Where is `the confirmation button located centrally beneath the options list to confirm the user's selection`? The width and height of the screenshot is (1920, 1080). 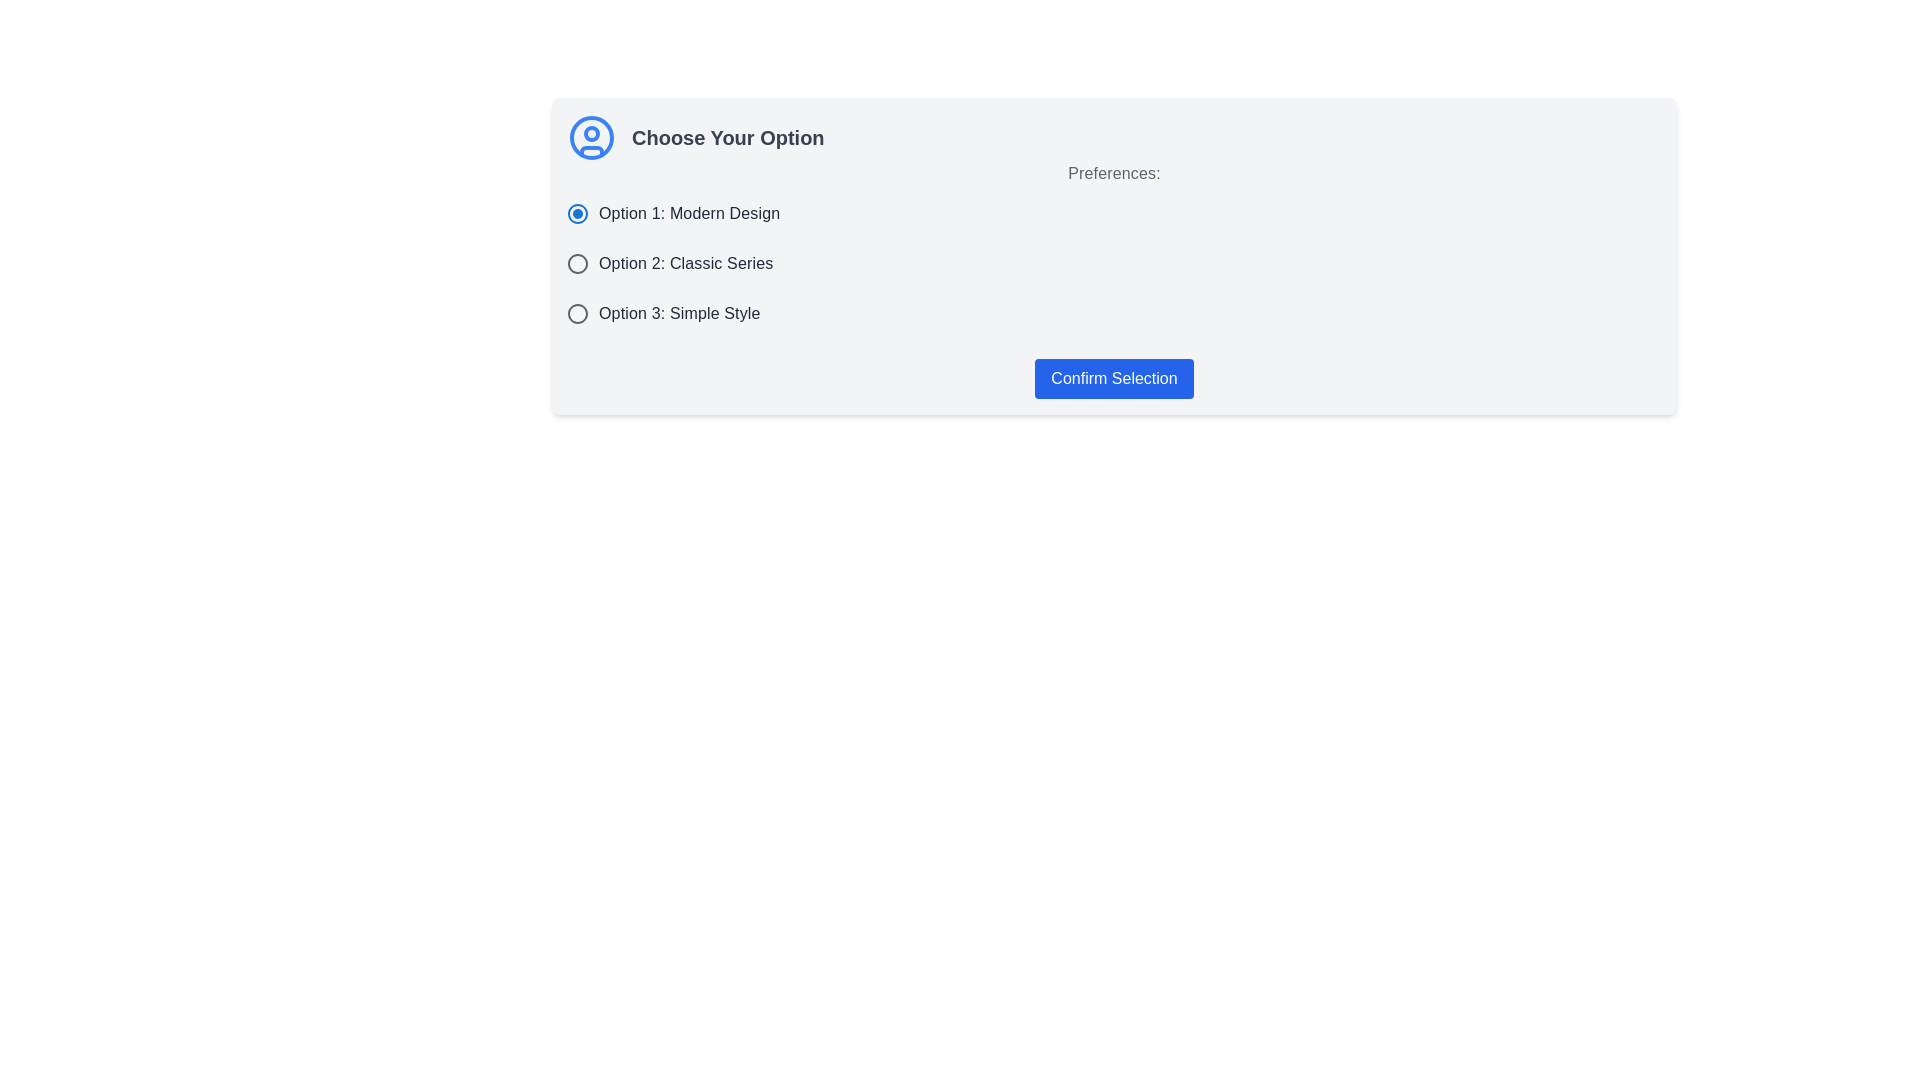
the confirmation button located centrally beneath the options list to confirm the user's selection is located at coordinates (1113, 378).